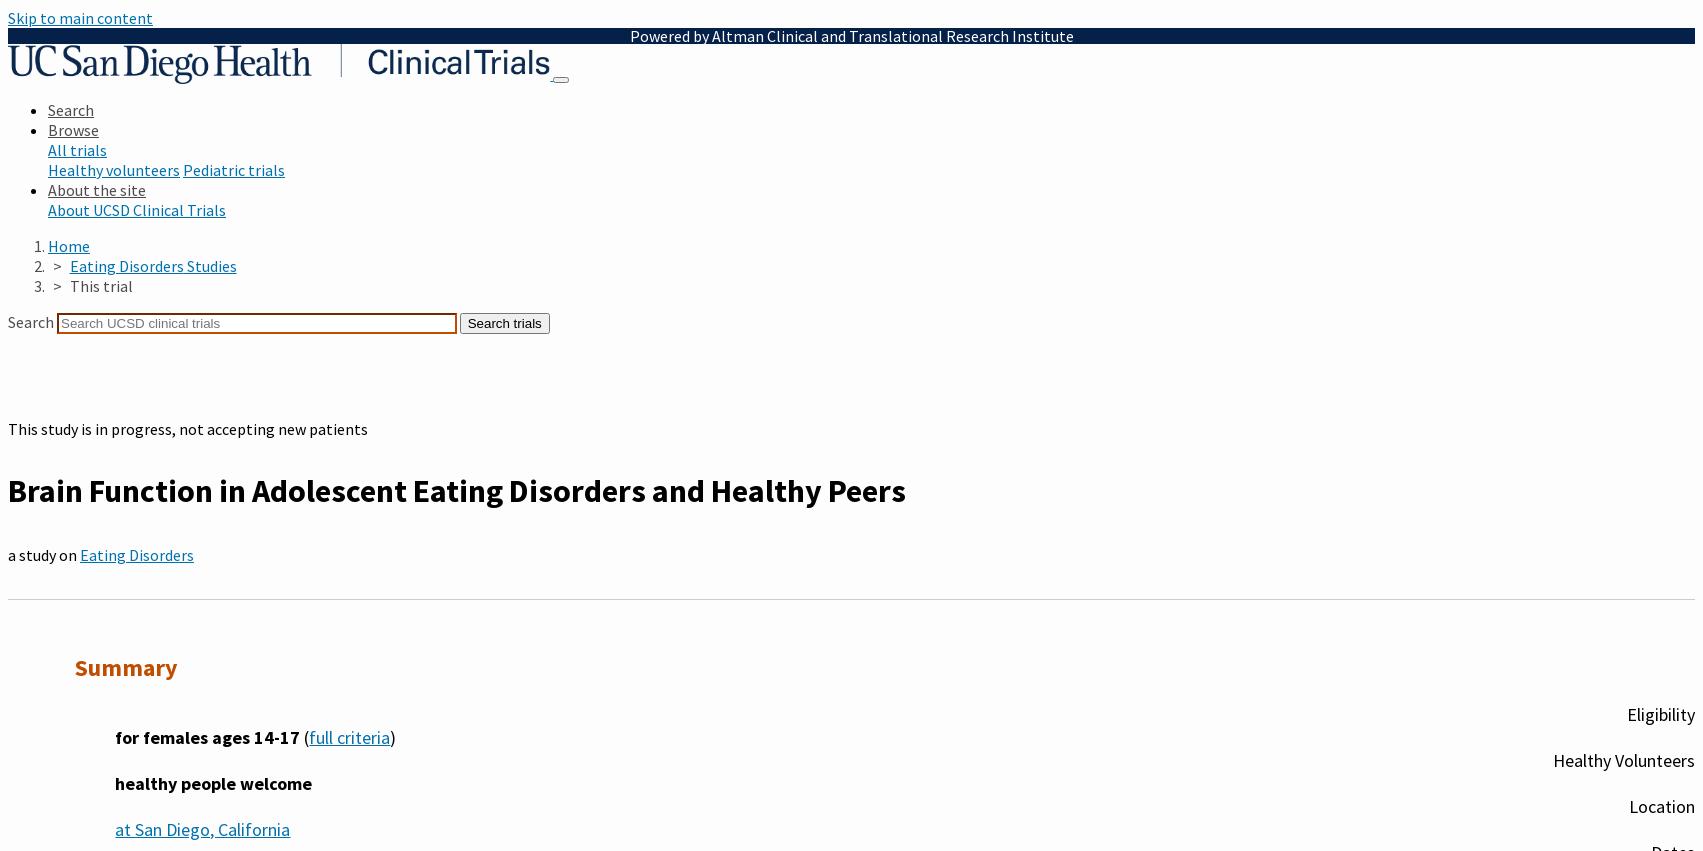  What do you see at coordinates (212, 781) in the screenshot?
I see `'healthy people welcome'` at bounding box center [212, 781].